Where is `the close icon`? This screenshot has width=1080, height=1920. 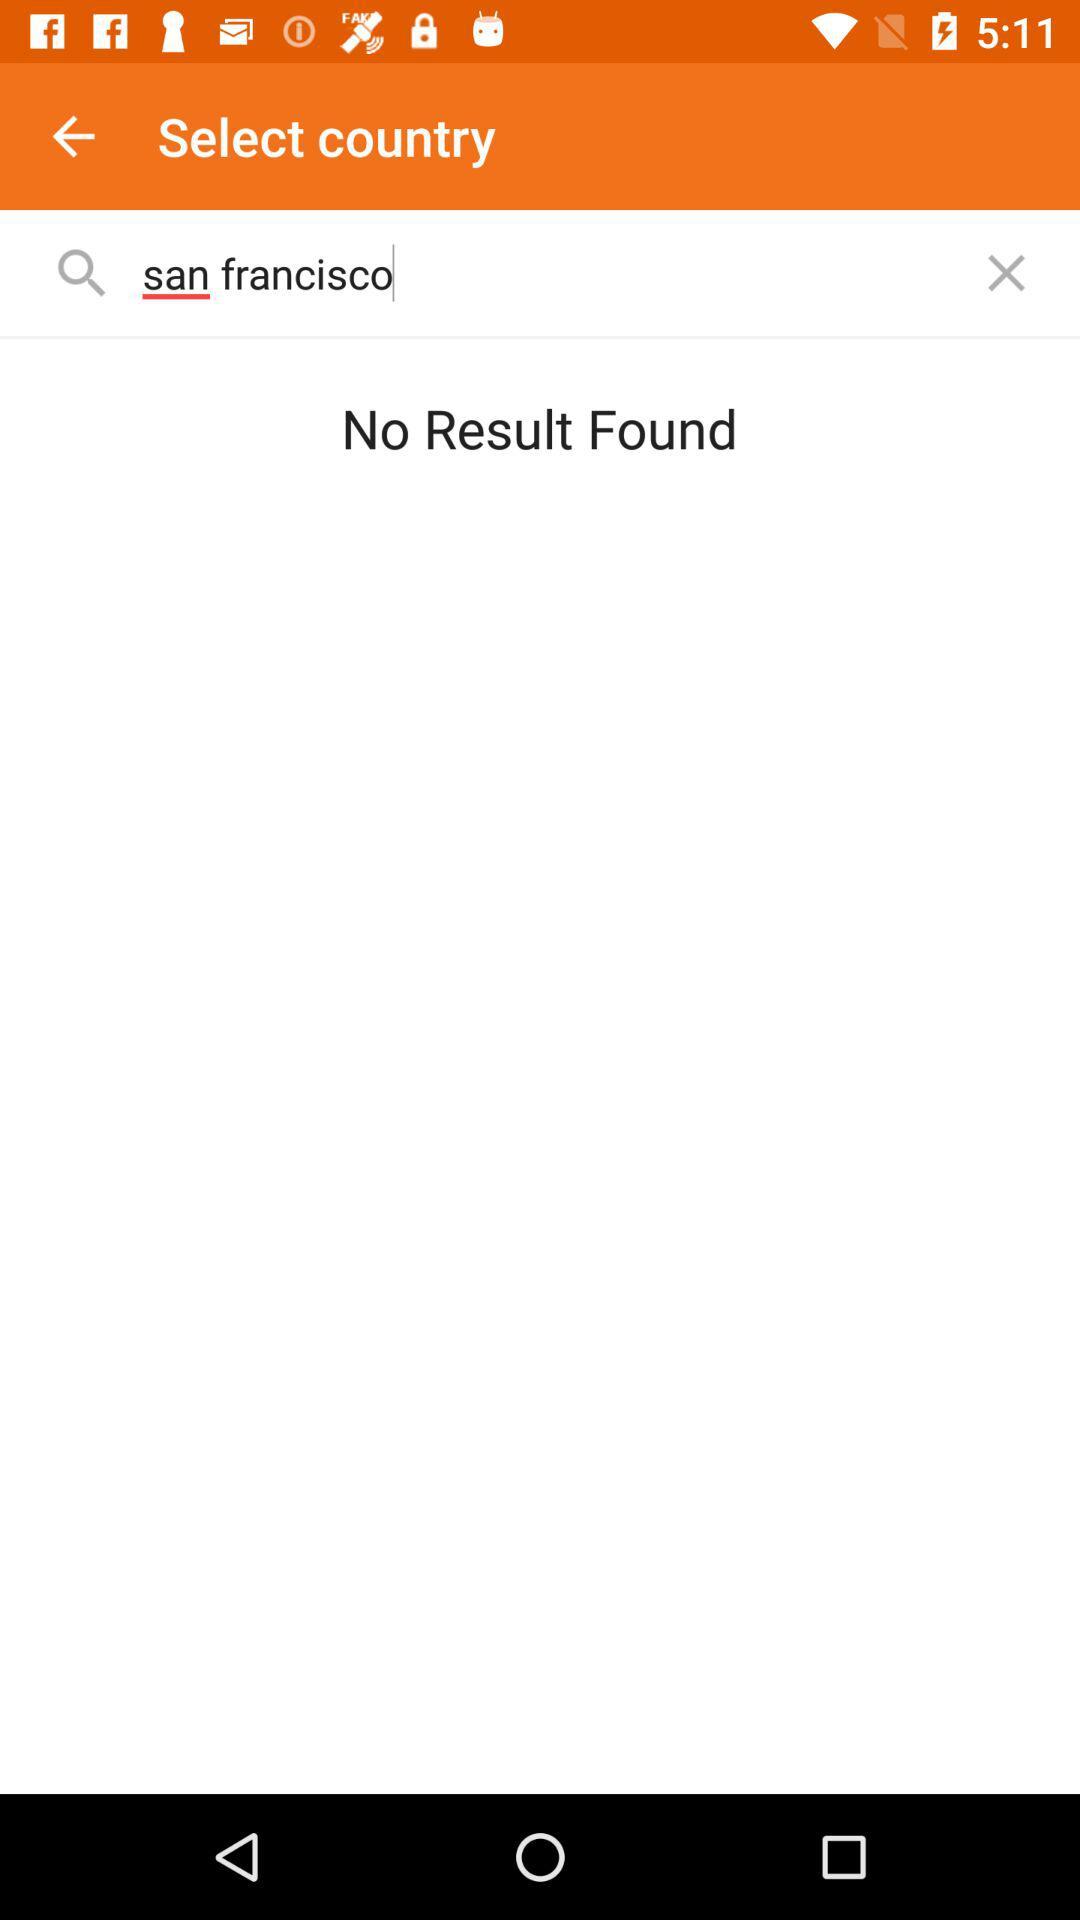 the close icon is located at coordinates (1006, 272).